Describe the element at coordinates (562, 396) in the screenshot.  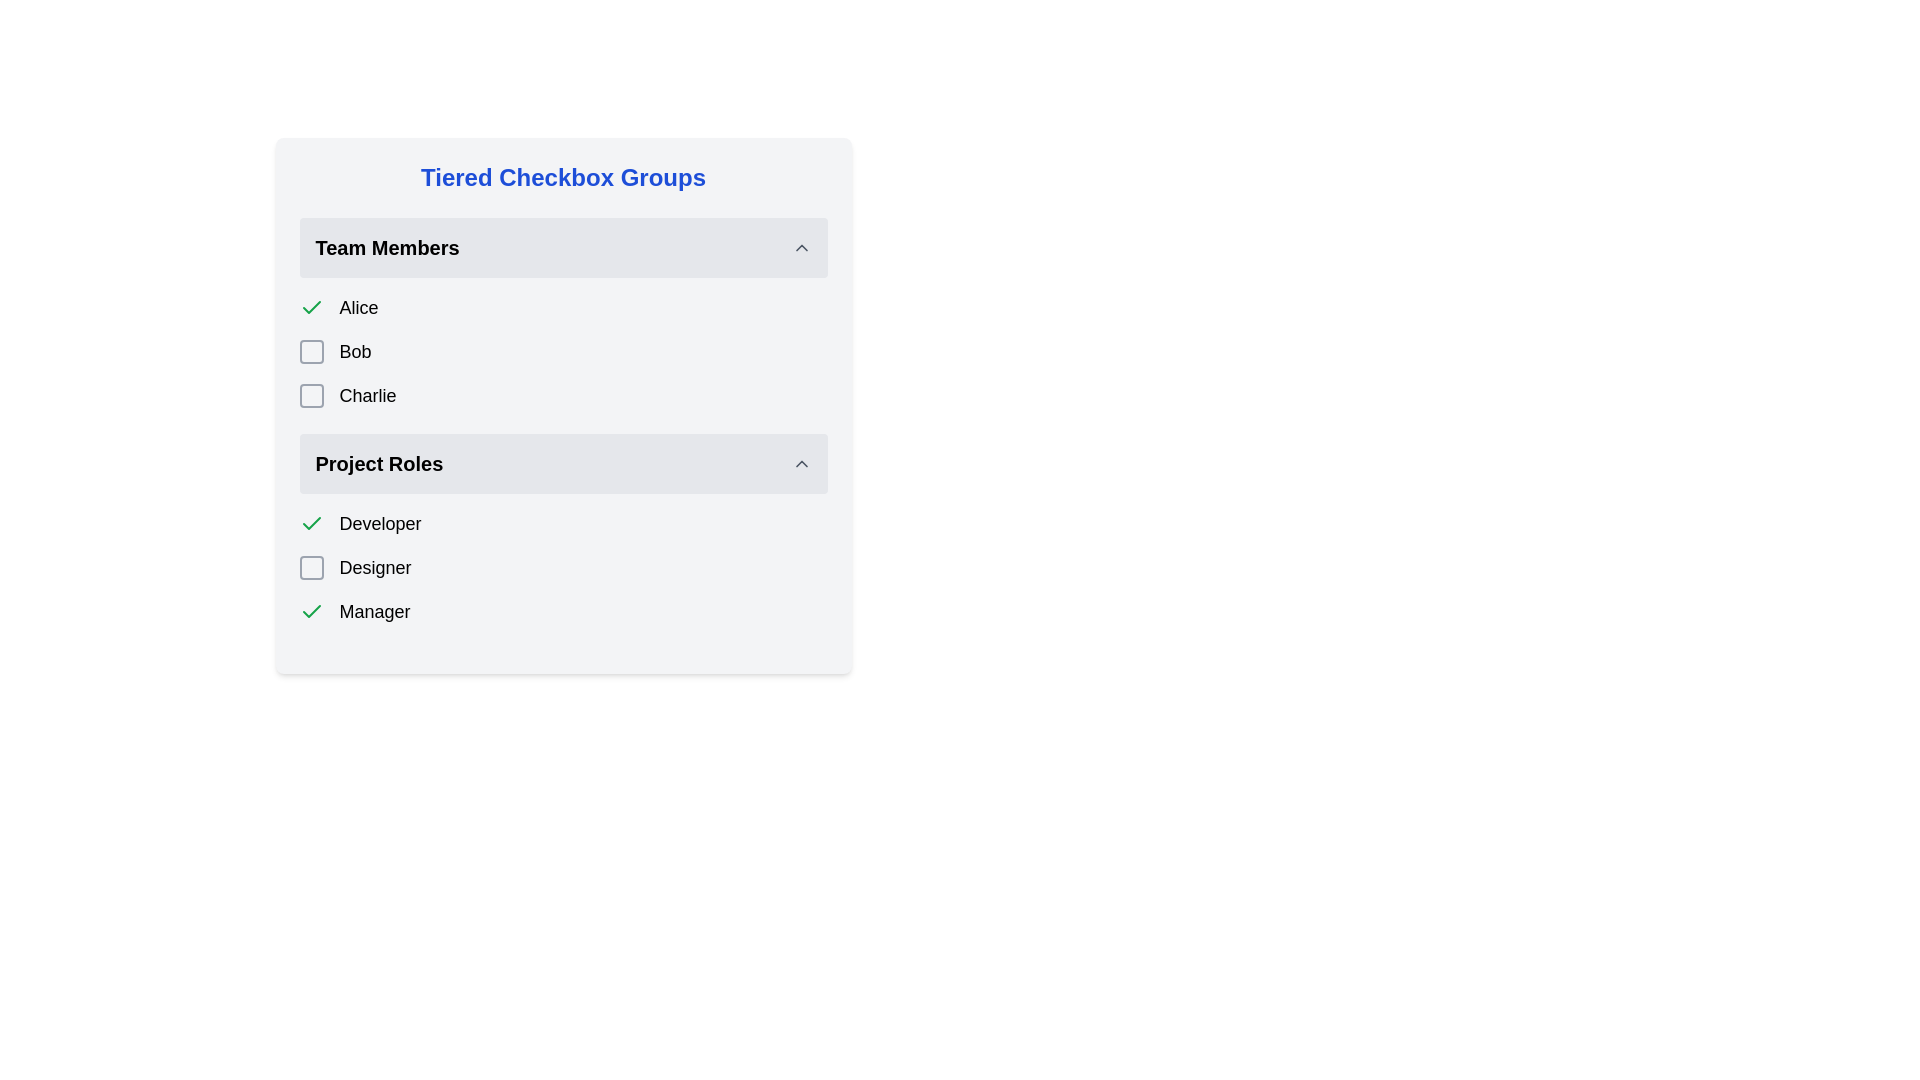
I see `the checkbox labeled 'Charlie' in the 'Team Members' section` at that location.